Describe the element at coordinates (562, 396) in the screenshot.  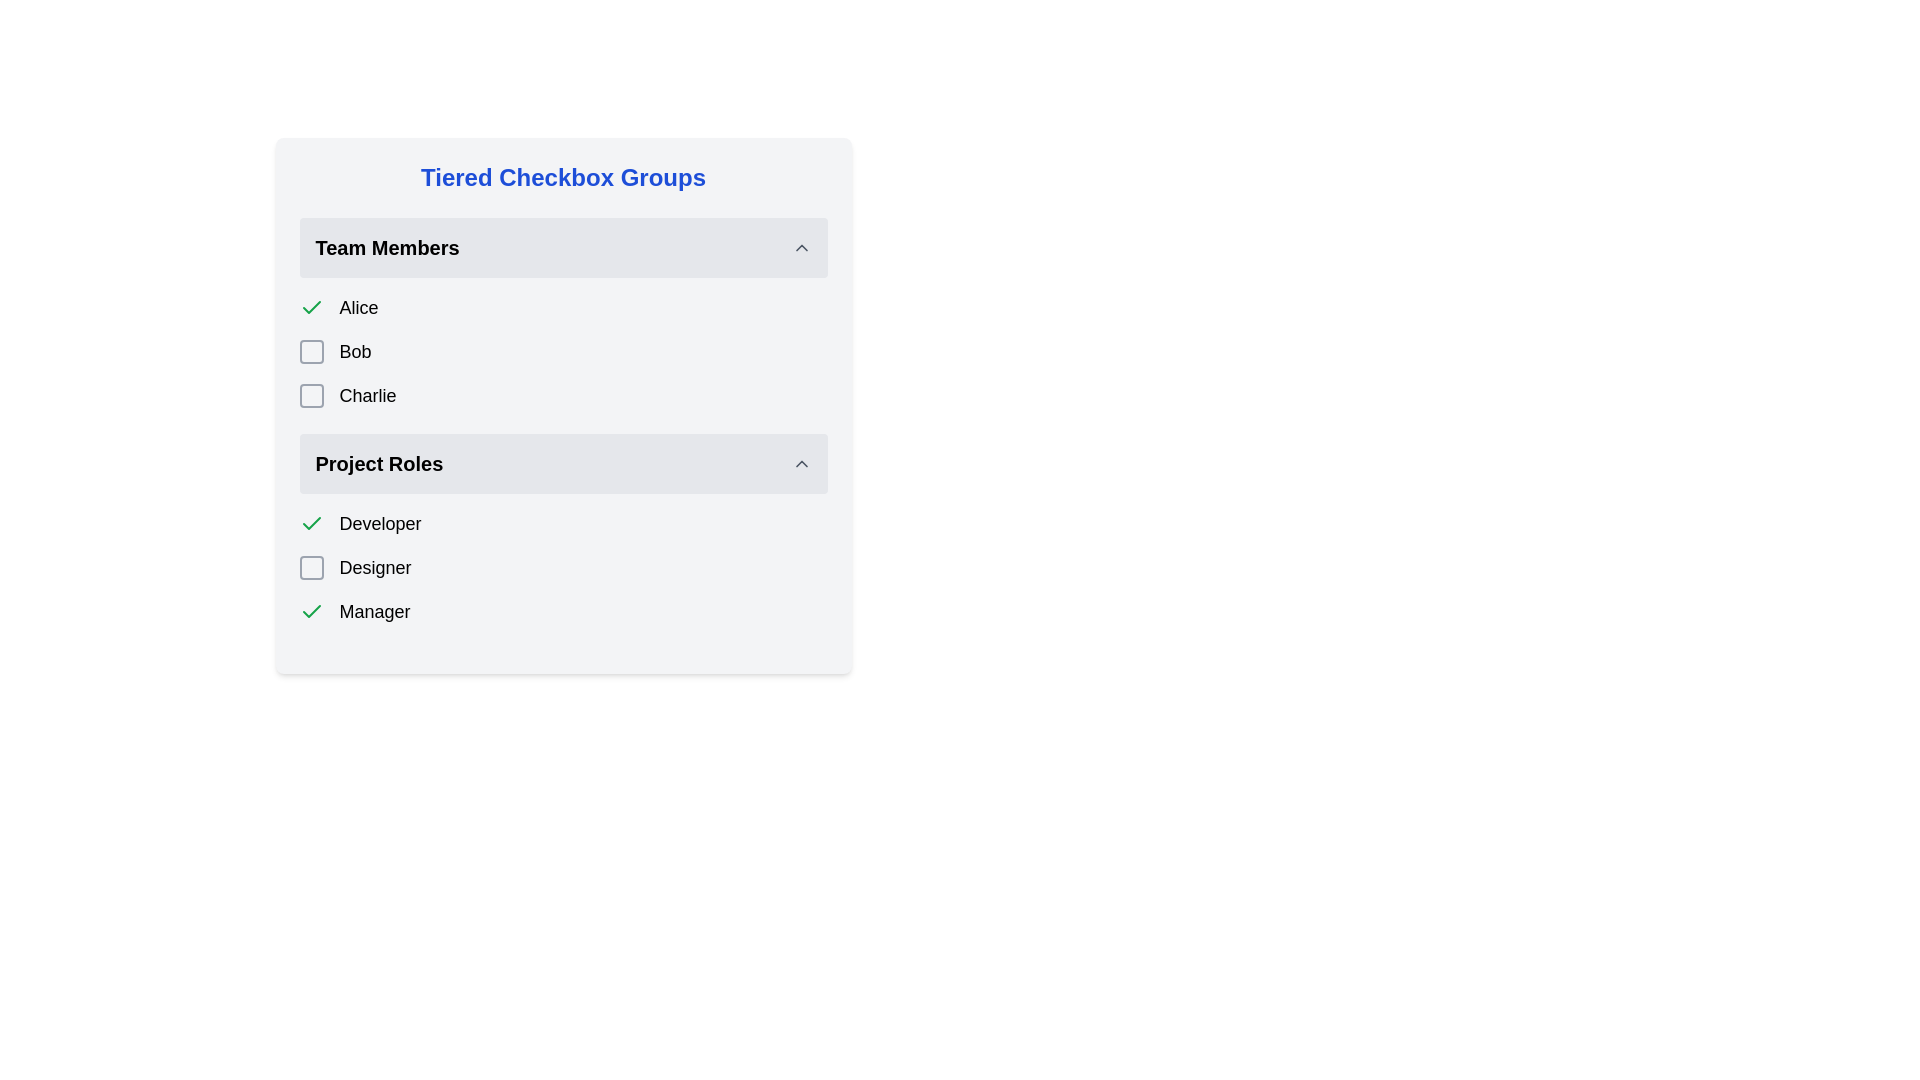
I see `the checkbox labeled 'Charlie' in the 'Team Members' section` at that location.